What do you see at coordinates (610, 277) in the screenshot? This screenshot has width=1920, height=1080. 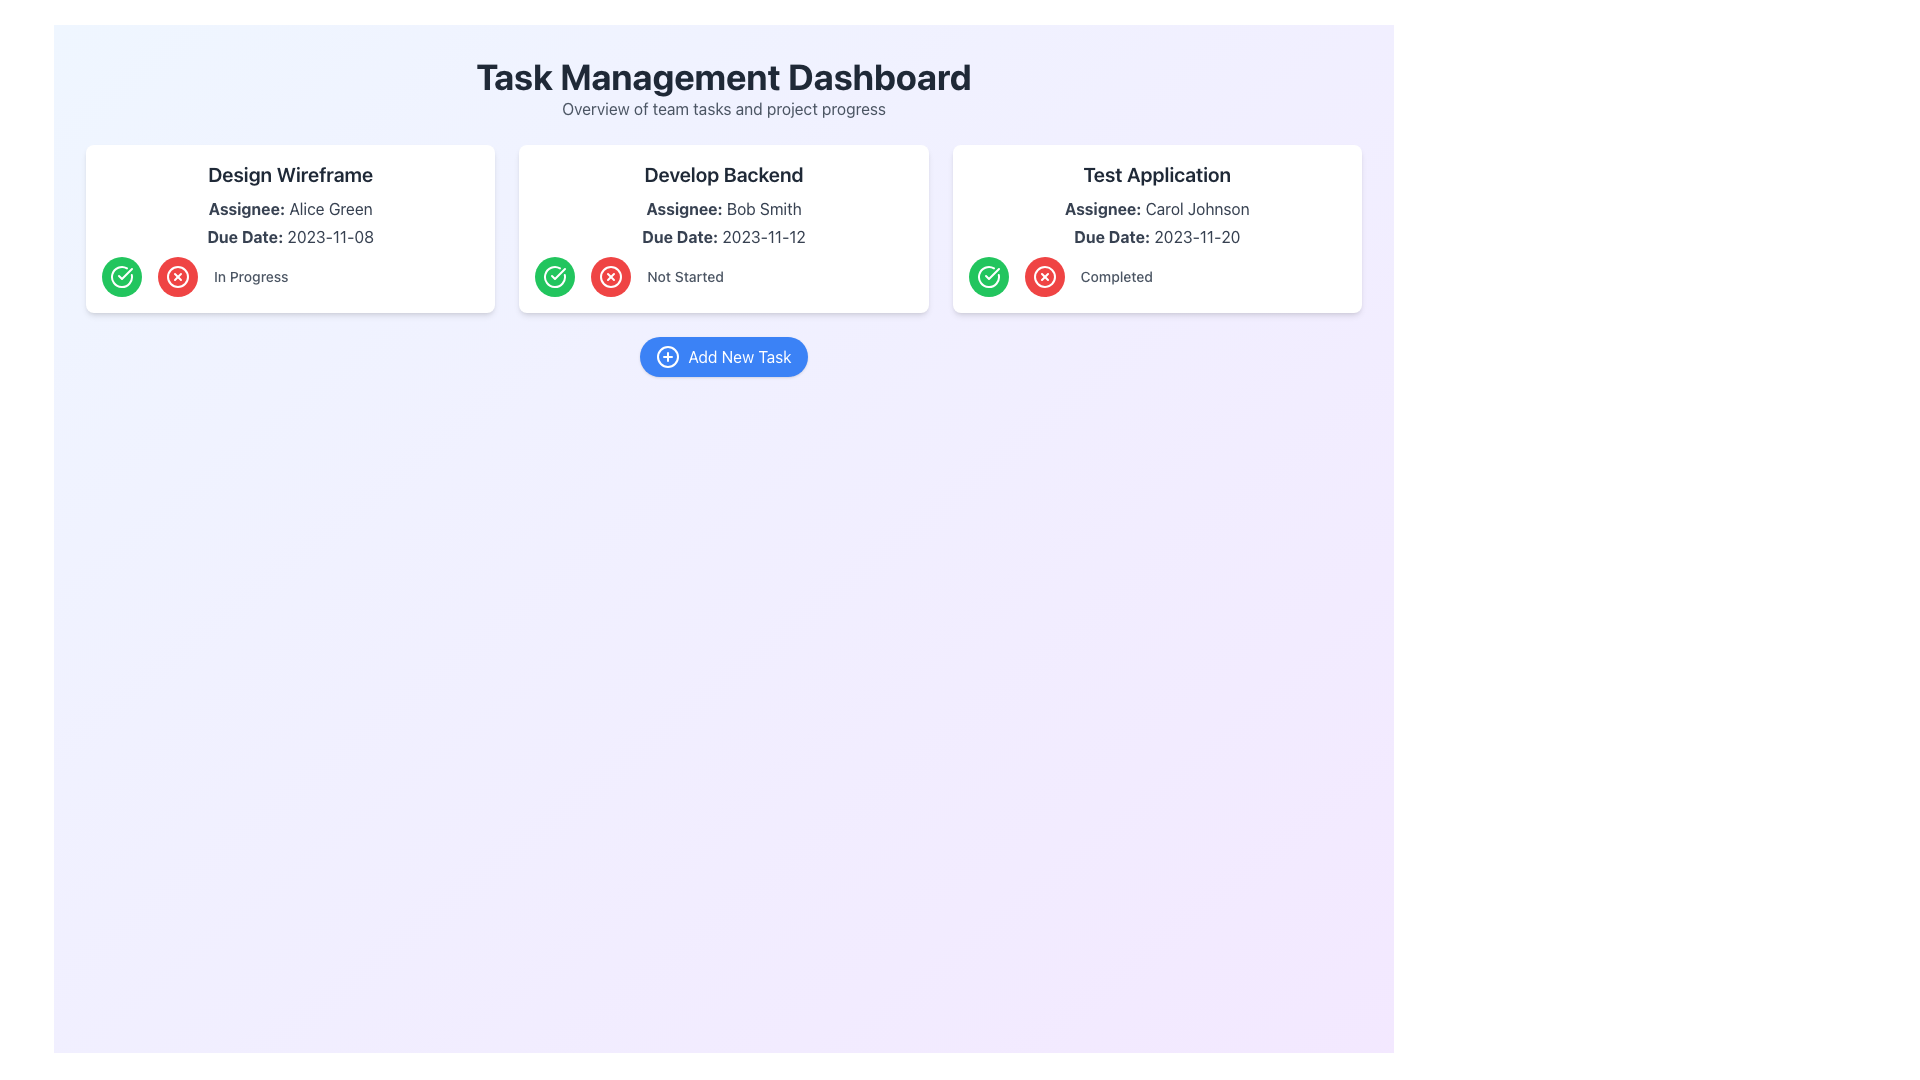 I see `the cancellation button located in the 'Develop Backend' task card, positioned below the task title and to the left of the green checkmark icon` at bounding box center [610, 277].